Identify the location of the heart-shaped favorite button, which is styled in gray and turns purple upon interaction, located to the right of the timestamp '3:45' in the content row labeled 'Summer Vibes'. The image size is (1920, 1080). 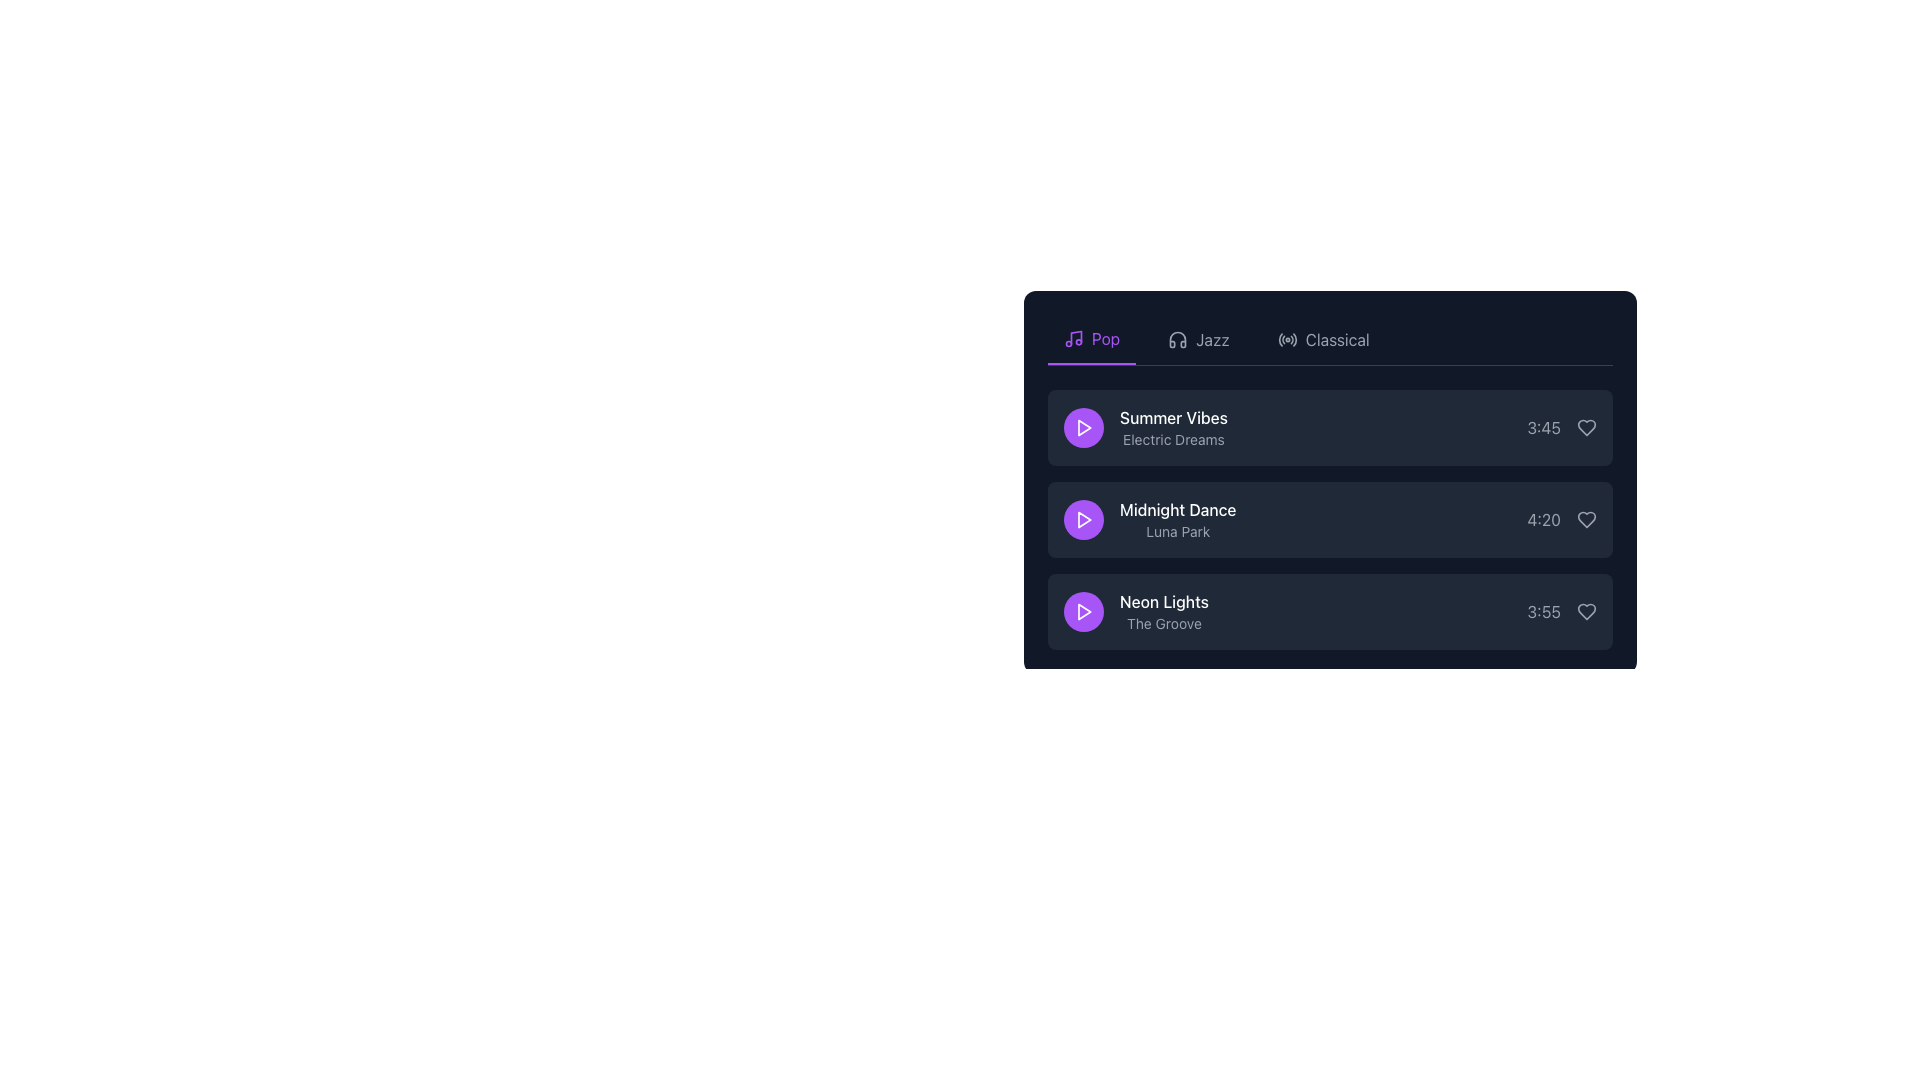
(1586, 427).